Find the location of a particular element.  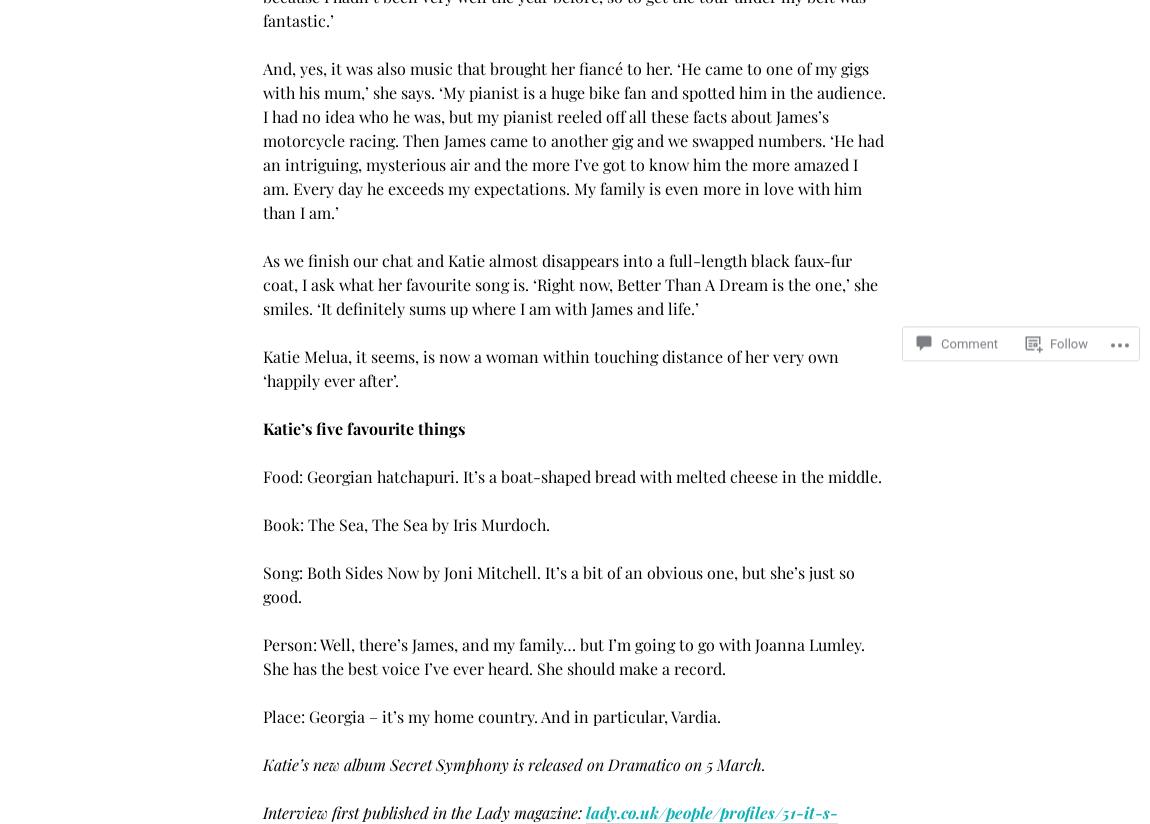

'Comment' is located at coordinates (969, 324).